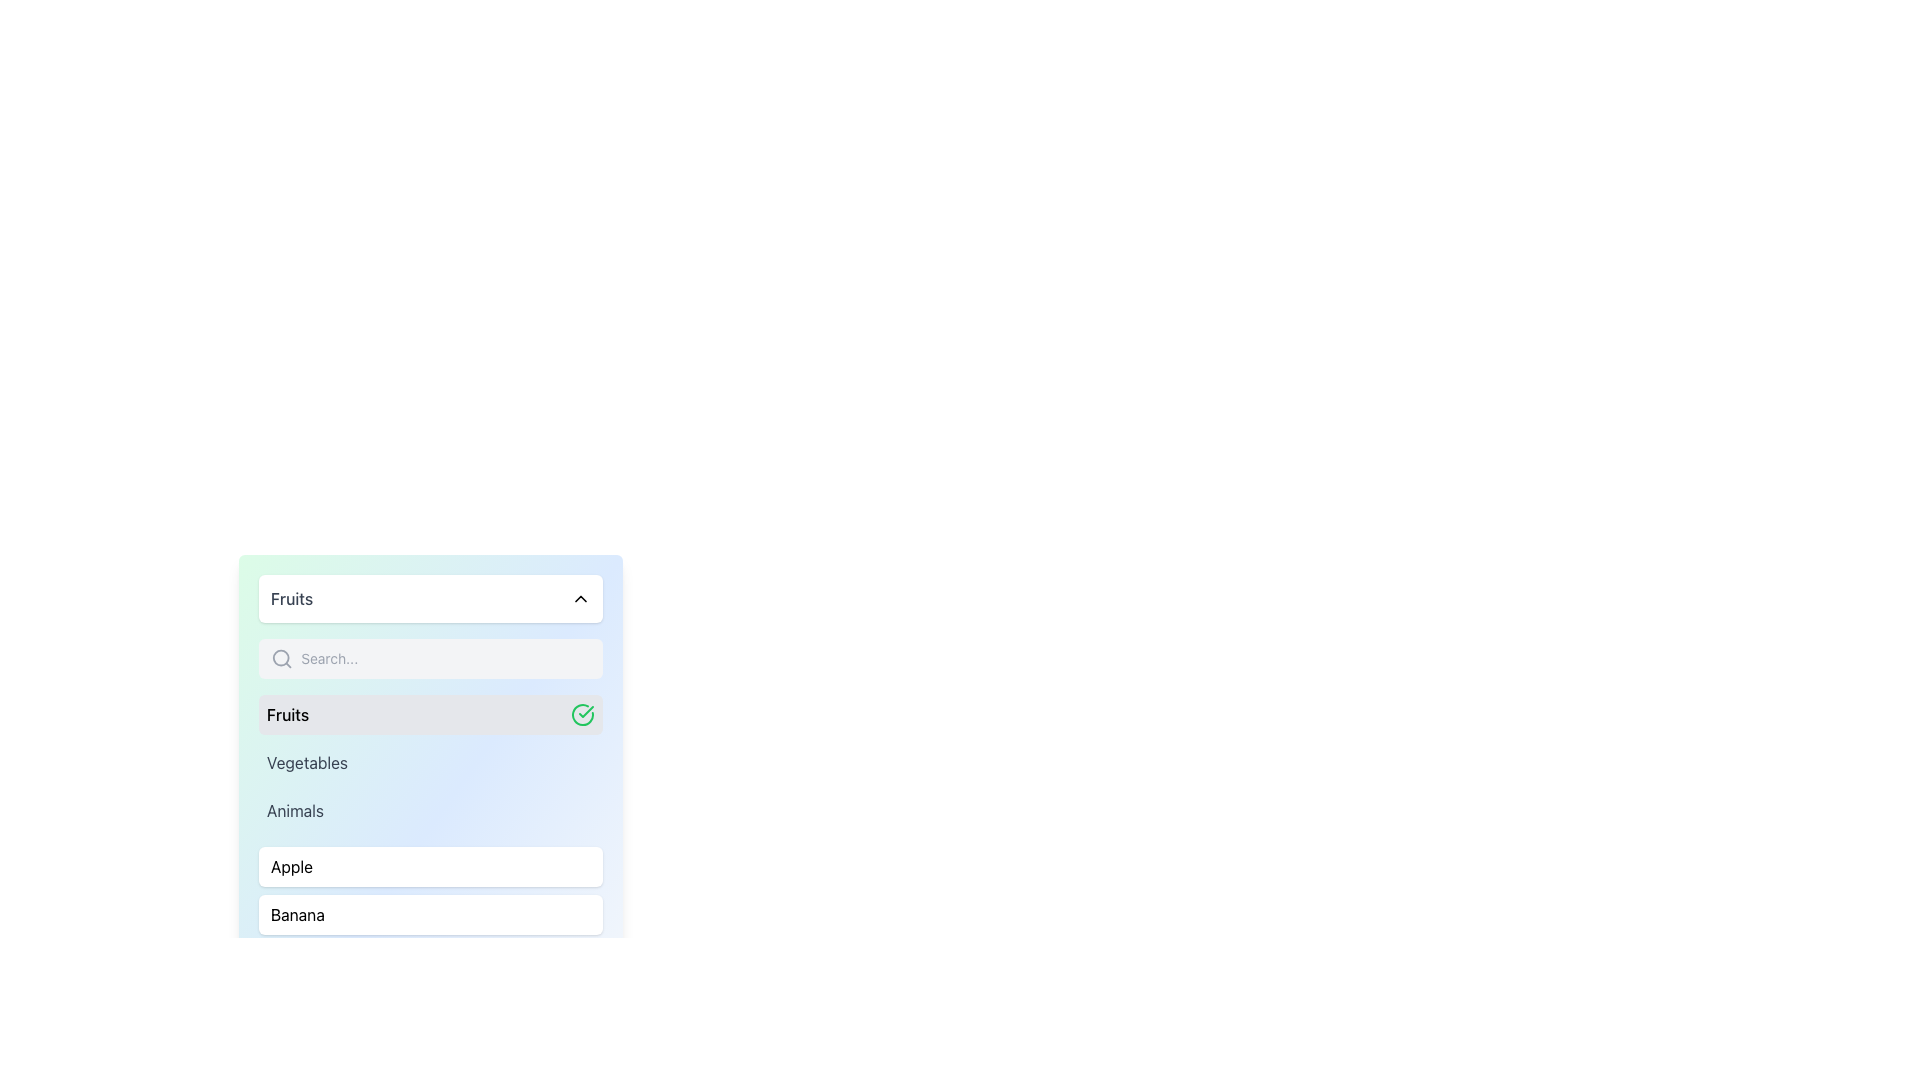 This screenshot has height=1080, width=1920. What do you see at coordinates (280, 658) in the screenshot?
I see `the inner circle of the magnifying glass icon within the search bar area` at bounding box center [280, 658].